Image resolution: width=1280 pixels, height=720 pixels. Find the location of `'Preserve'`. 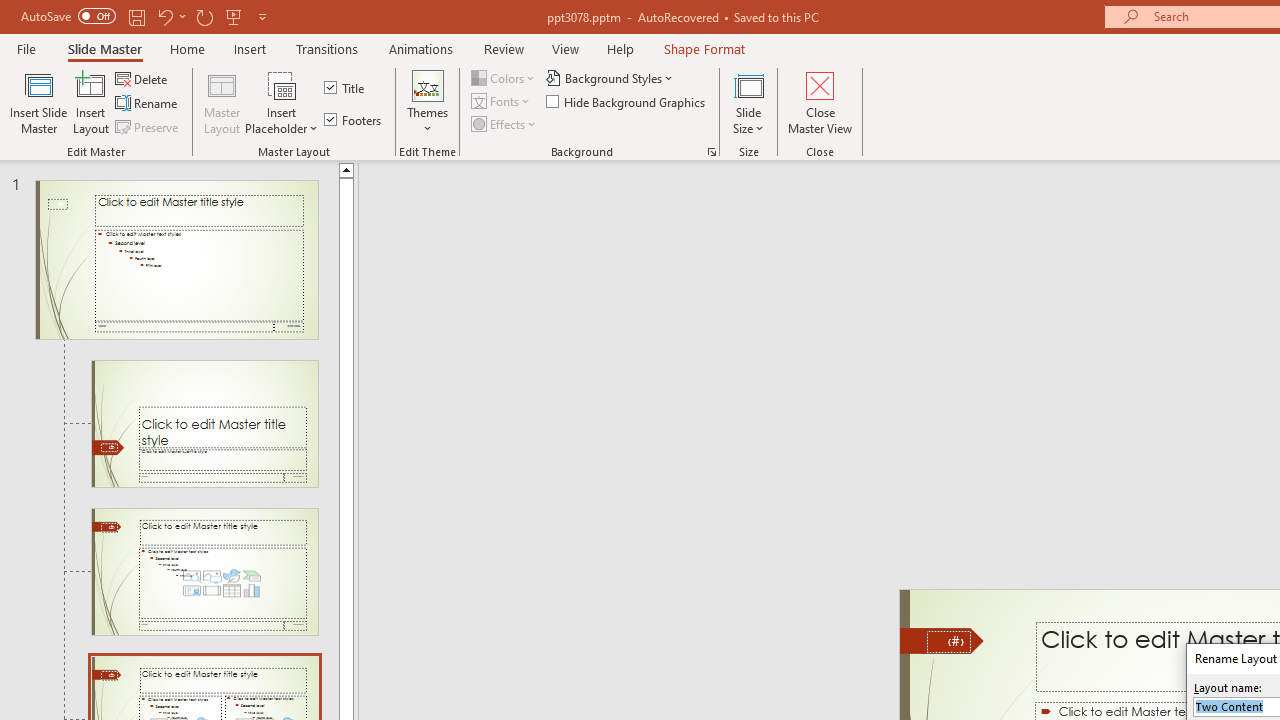

'Preserve' is located at coordinates (148, 127).